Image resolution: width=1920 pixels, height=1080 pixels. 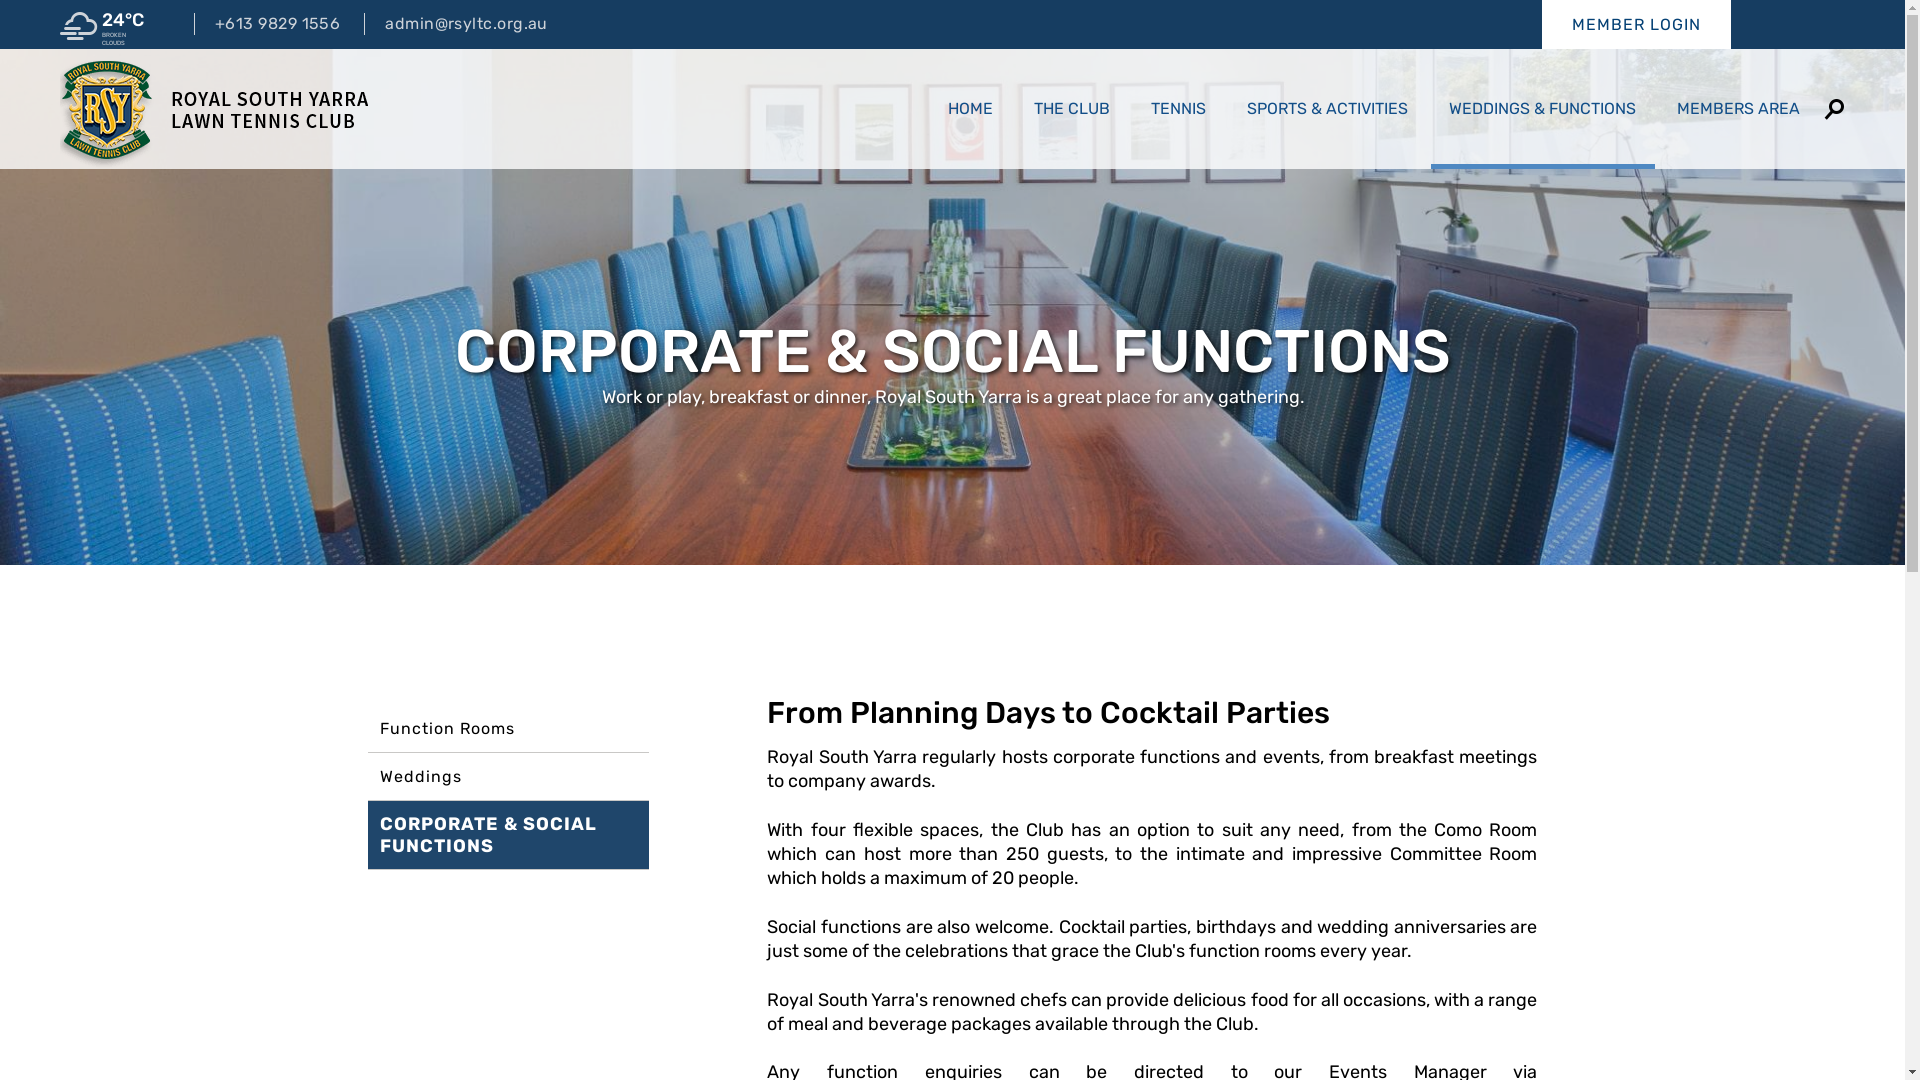 What do you see at coordinates (1736, 108) in the screenshot?
I see `'MEMBERS AREA'` at bounding box center [1736, 108].